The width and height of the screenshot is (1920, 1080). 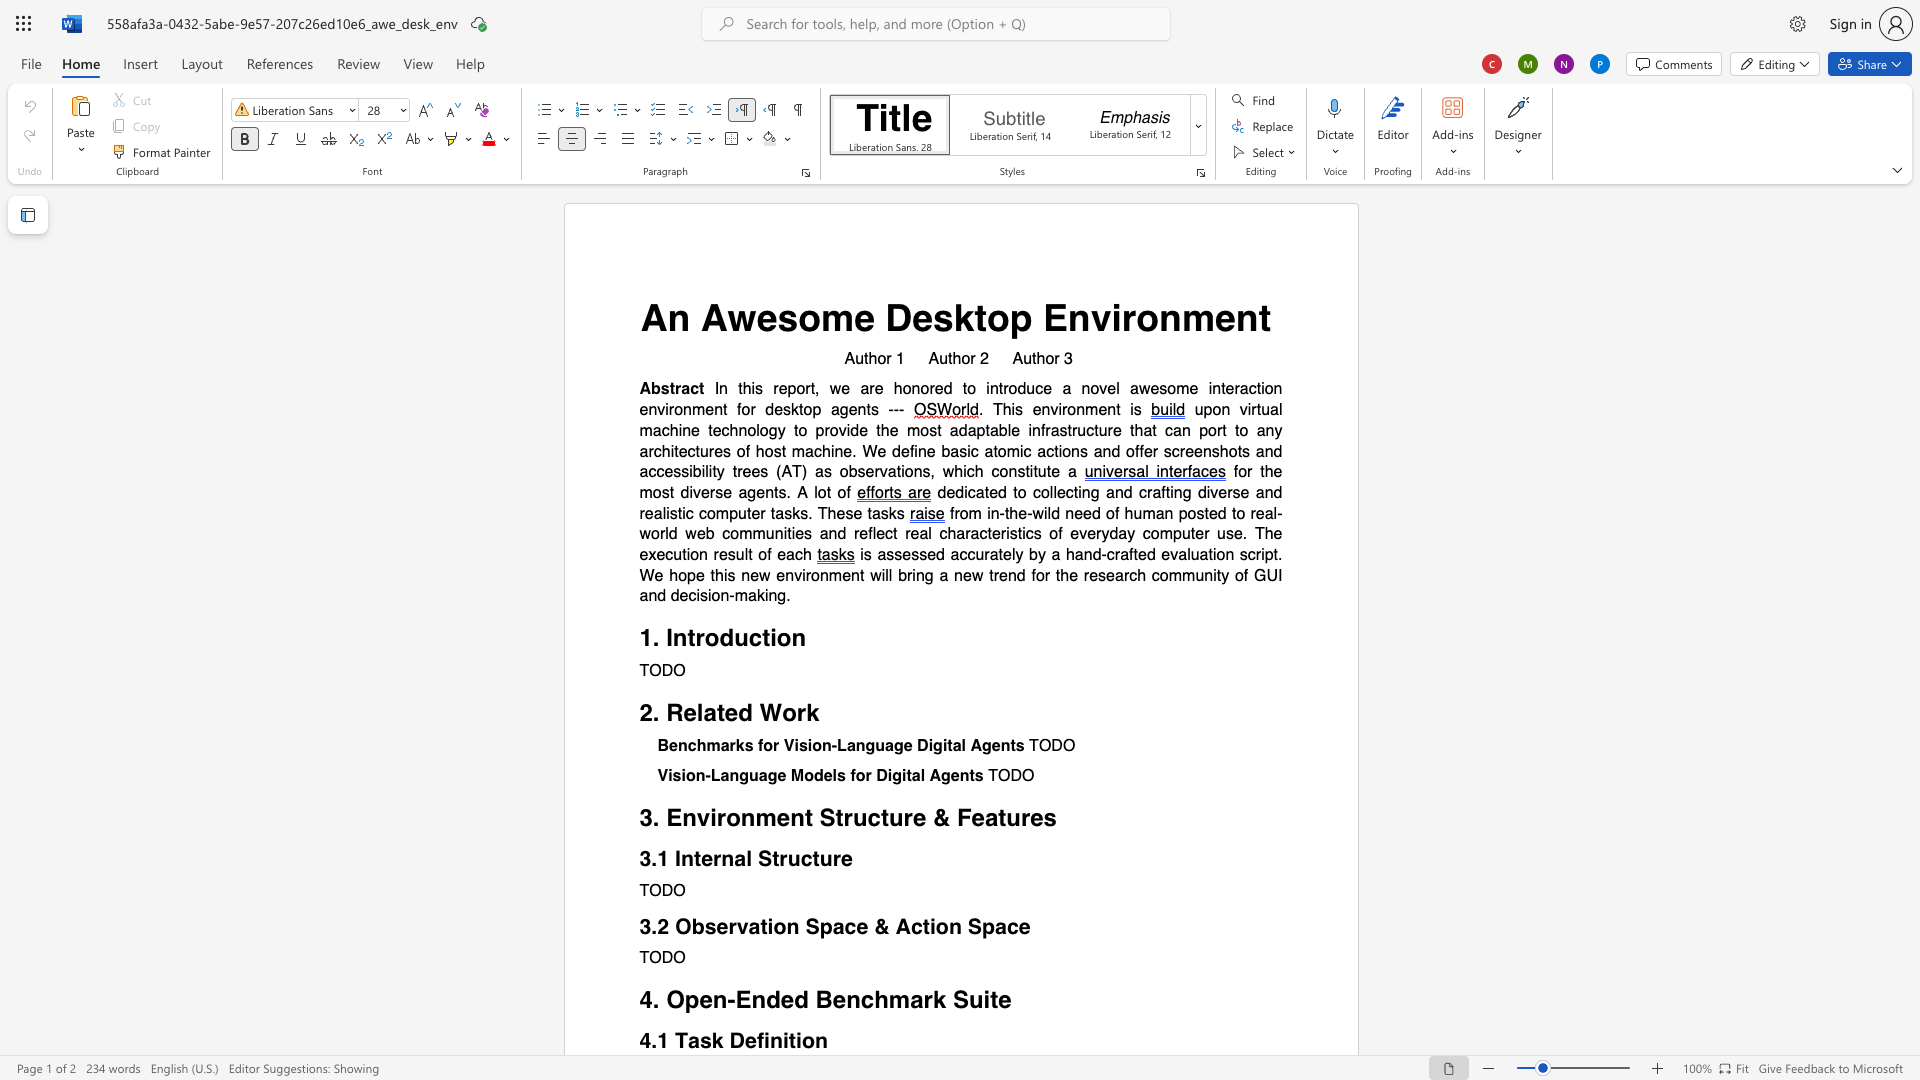 What do you see at coordinates (1052, 492) in the screenshot?
I see `the subset text "lecting and crafting diverse and realistic computer tasks. T" within the text "dedicated to collecting and crafting diverse and realistic computer tasks. These tasks"` at bounding box center [1052, 492].